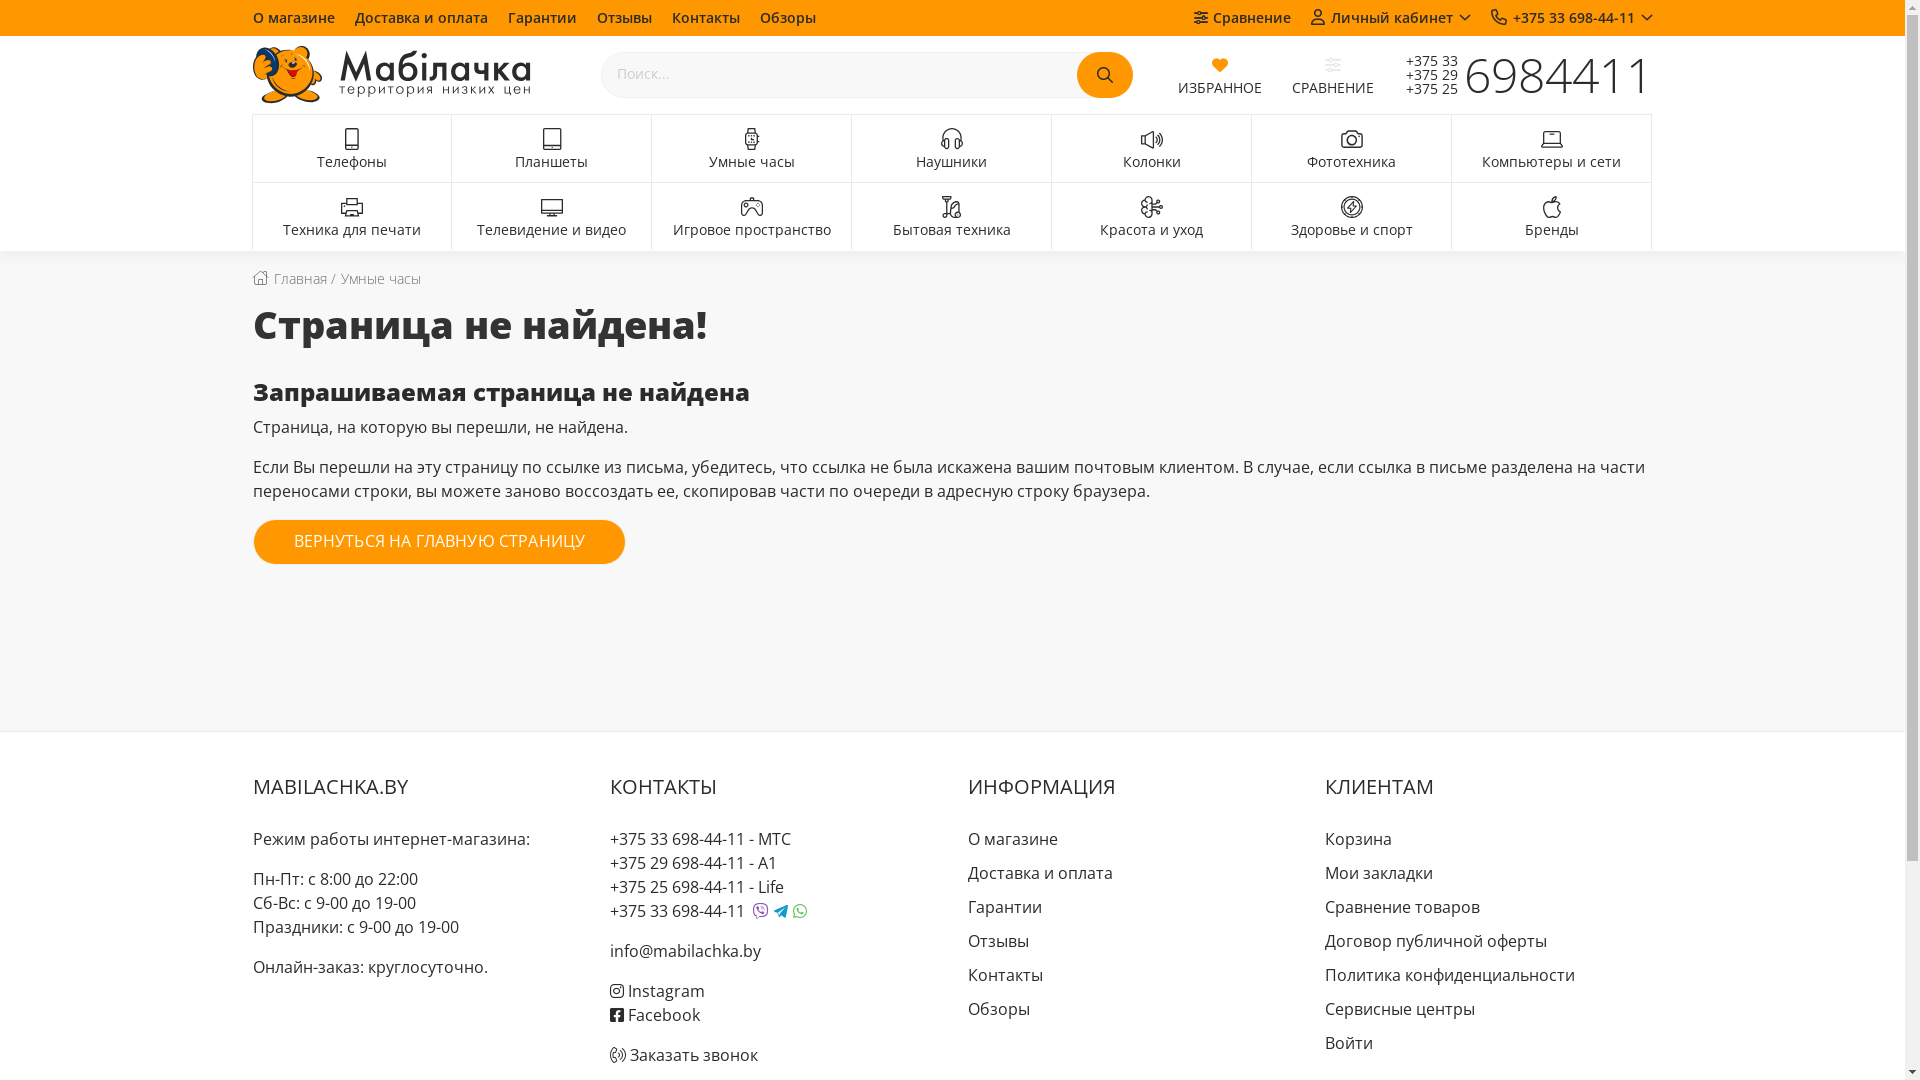  I want to click on 'APPLY', so click(1074, 73).